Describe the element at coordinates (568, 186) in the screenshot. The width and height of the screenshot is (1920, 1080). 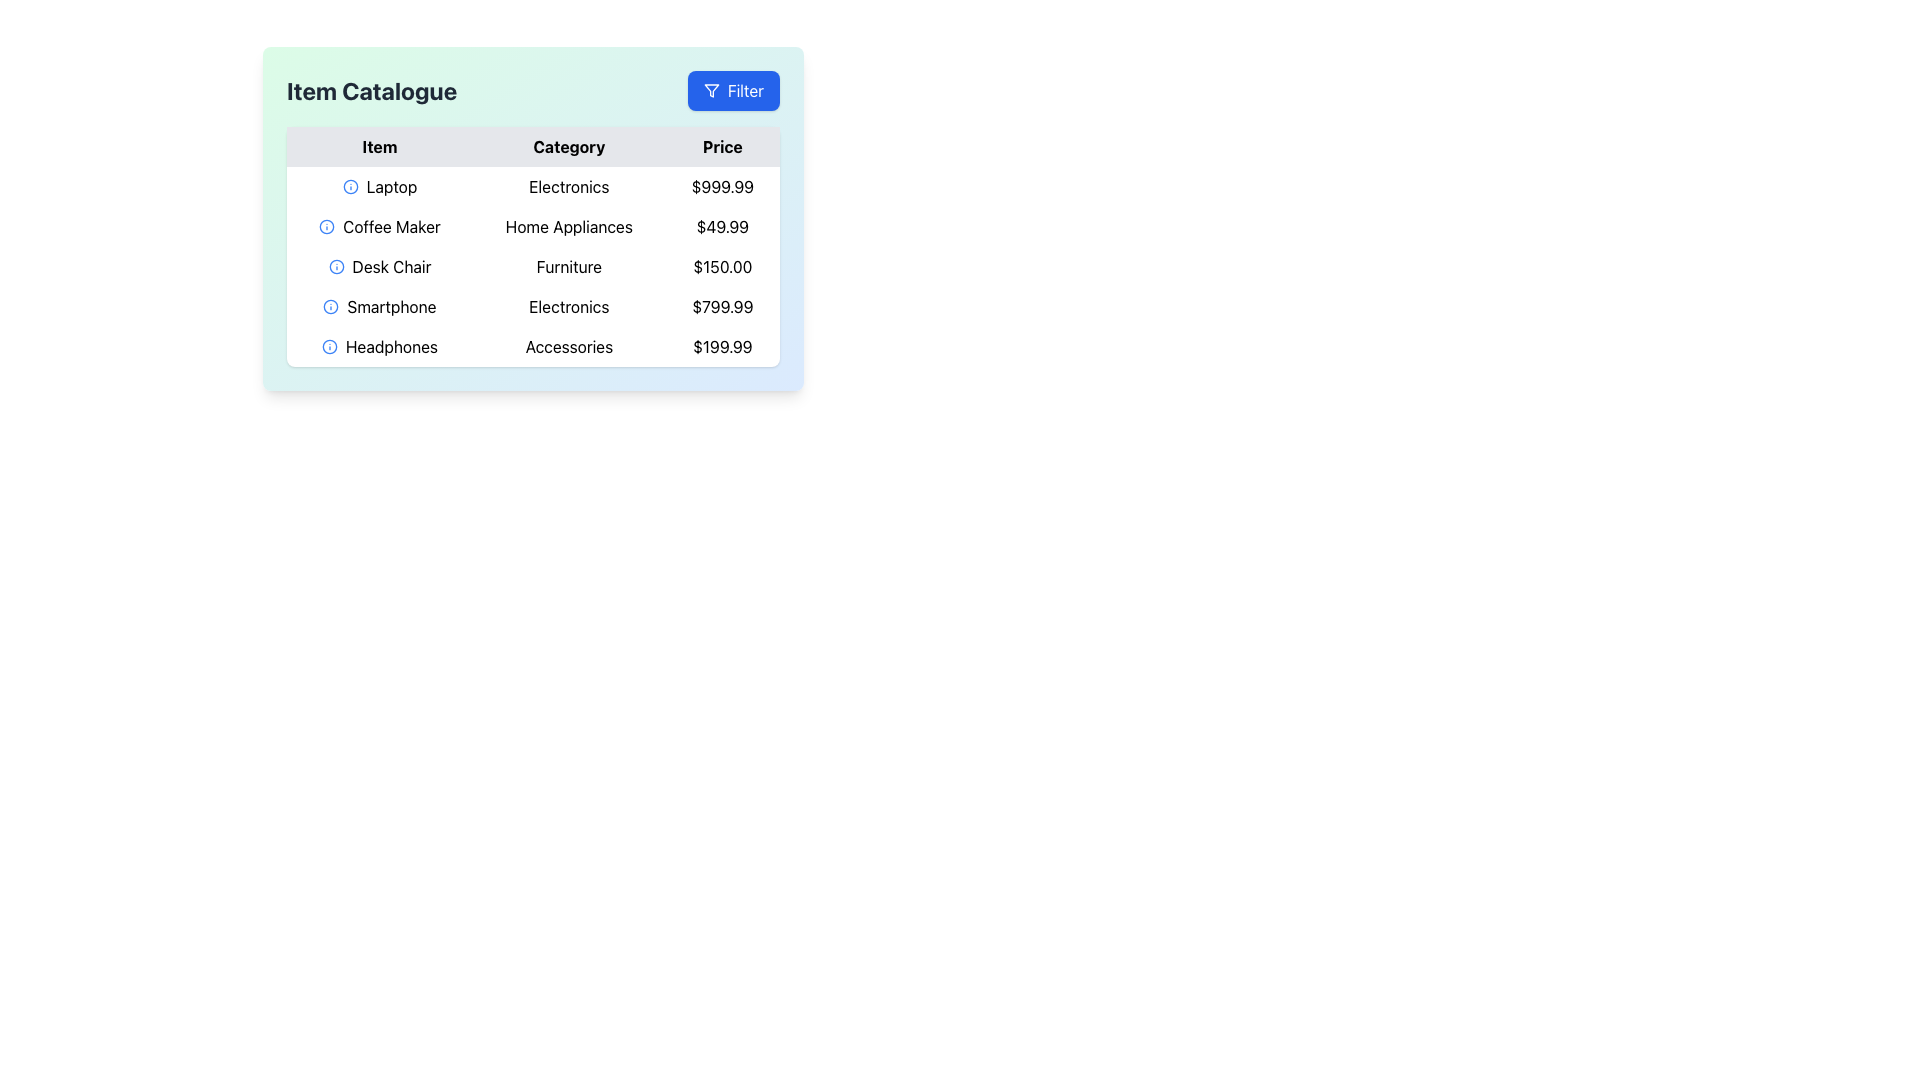
I see `the Text Label indicating the category for the associated item in the table, which is centrally located under the 'Category' column aligned with the 'Laptop' row` at that location.